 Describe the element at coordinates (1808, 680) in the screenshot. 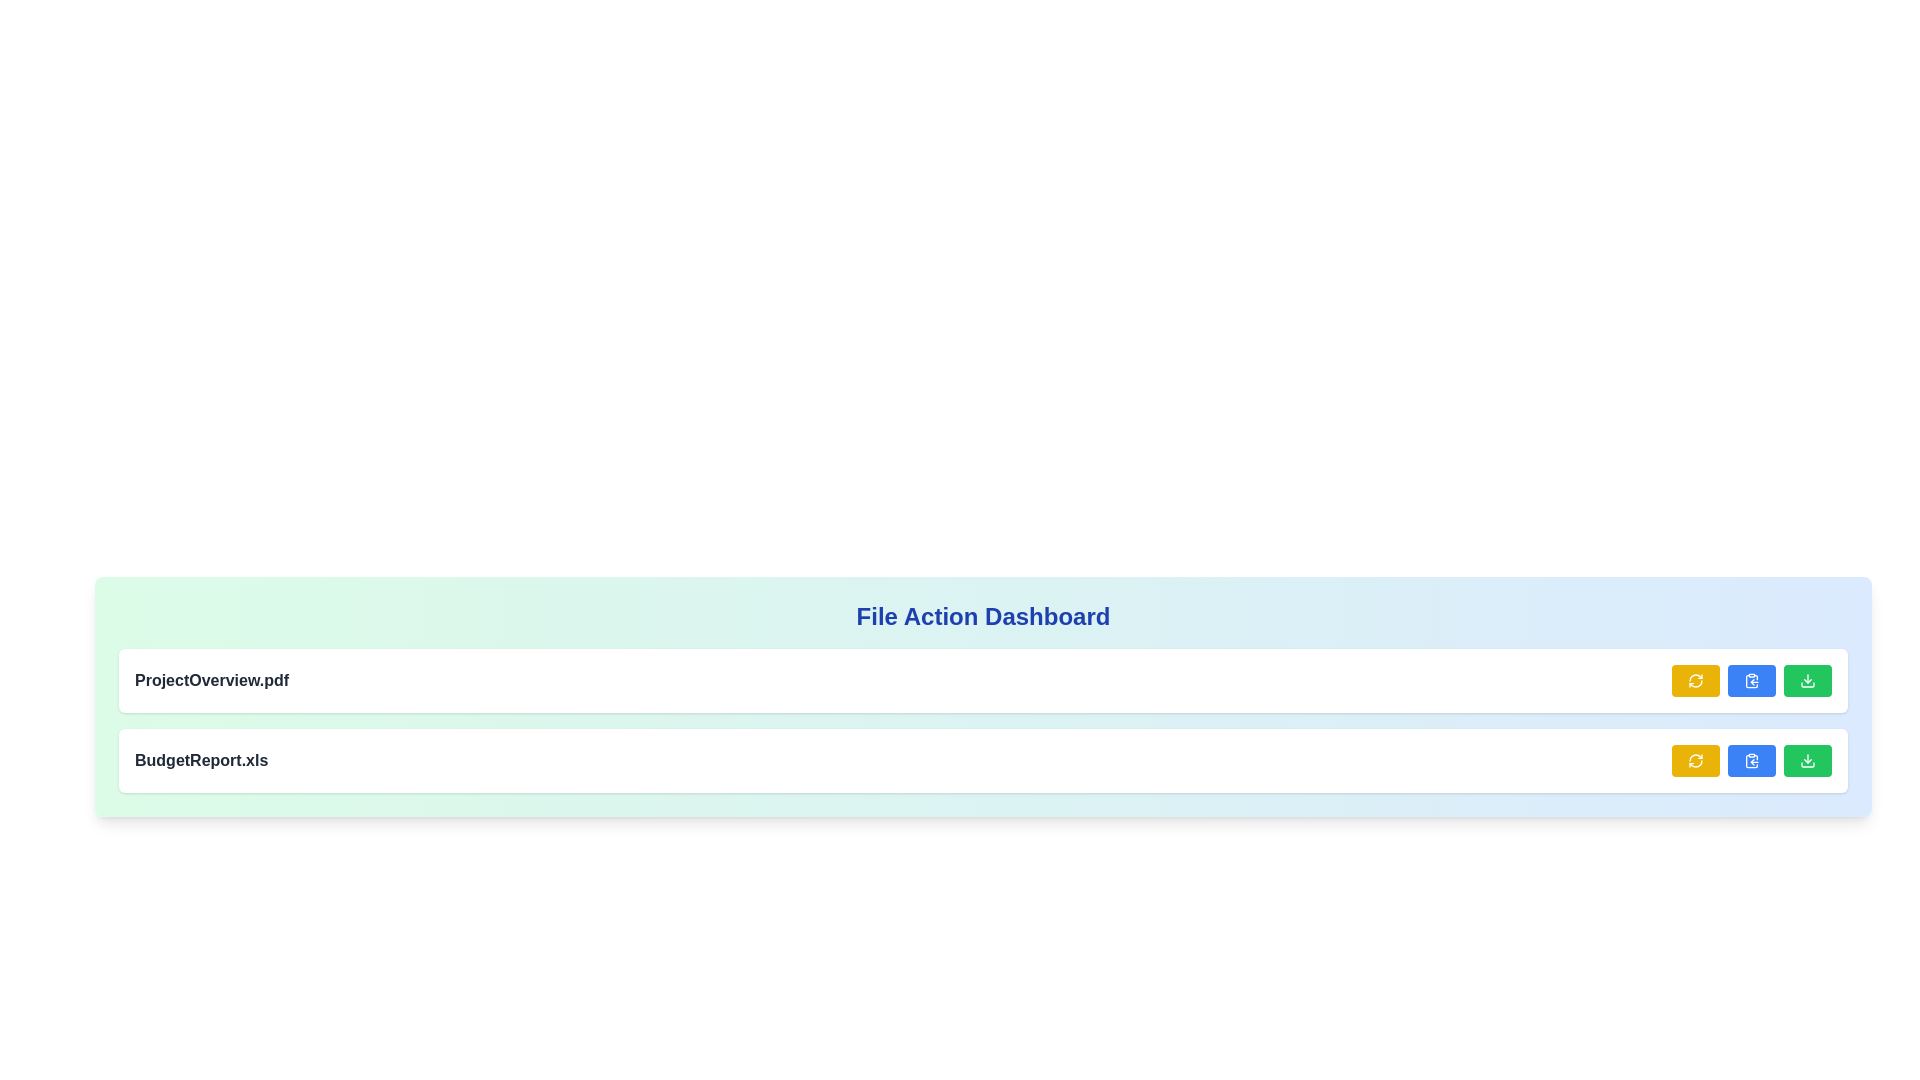

I see `the Icon button located in the second file entry row on the far right to initiate the download of the associated file` at that location.